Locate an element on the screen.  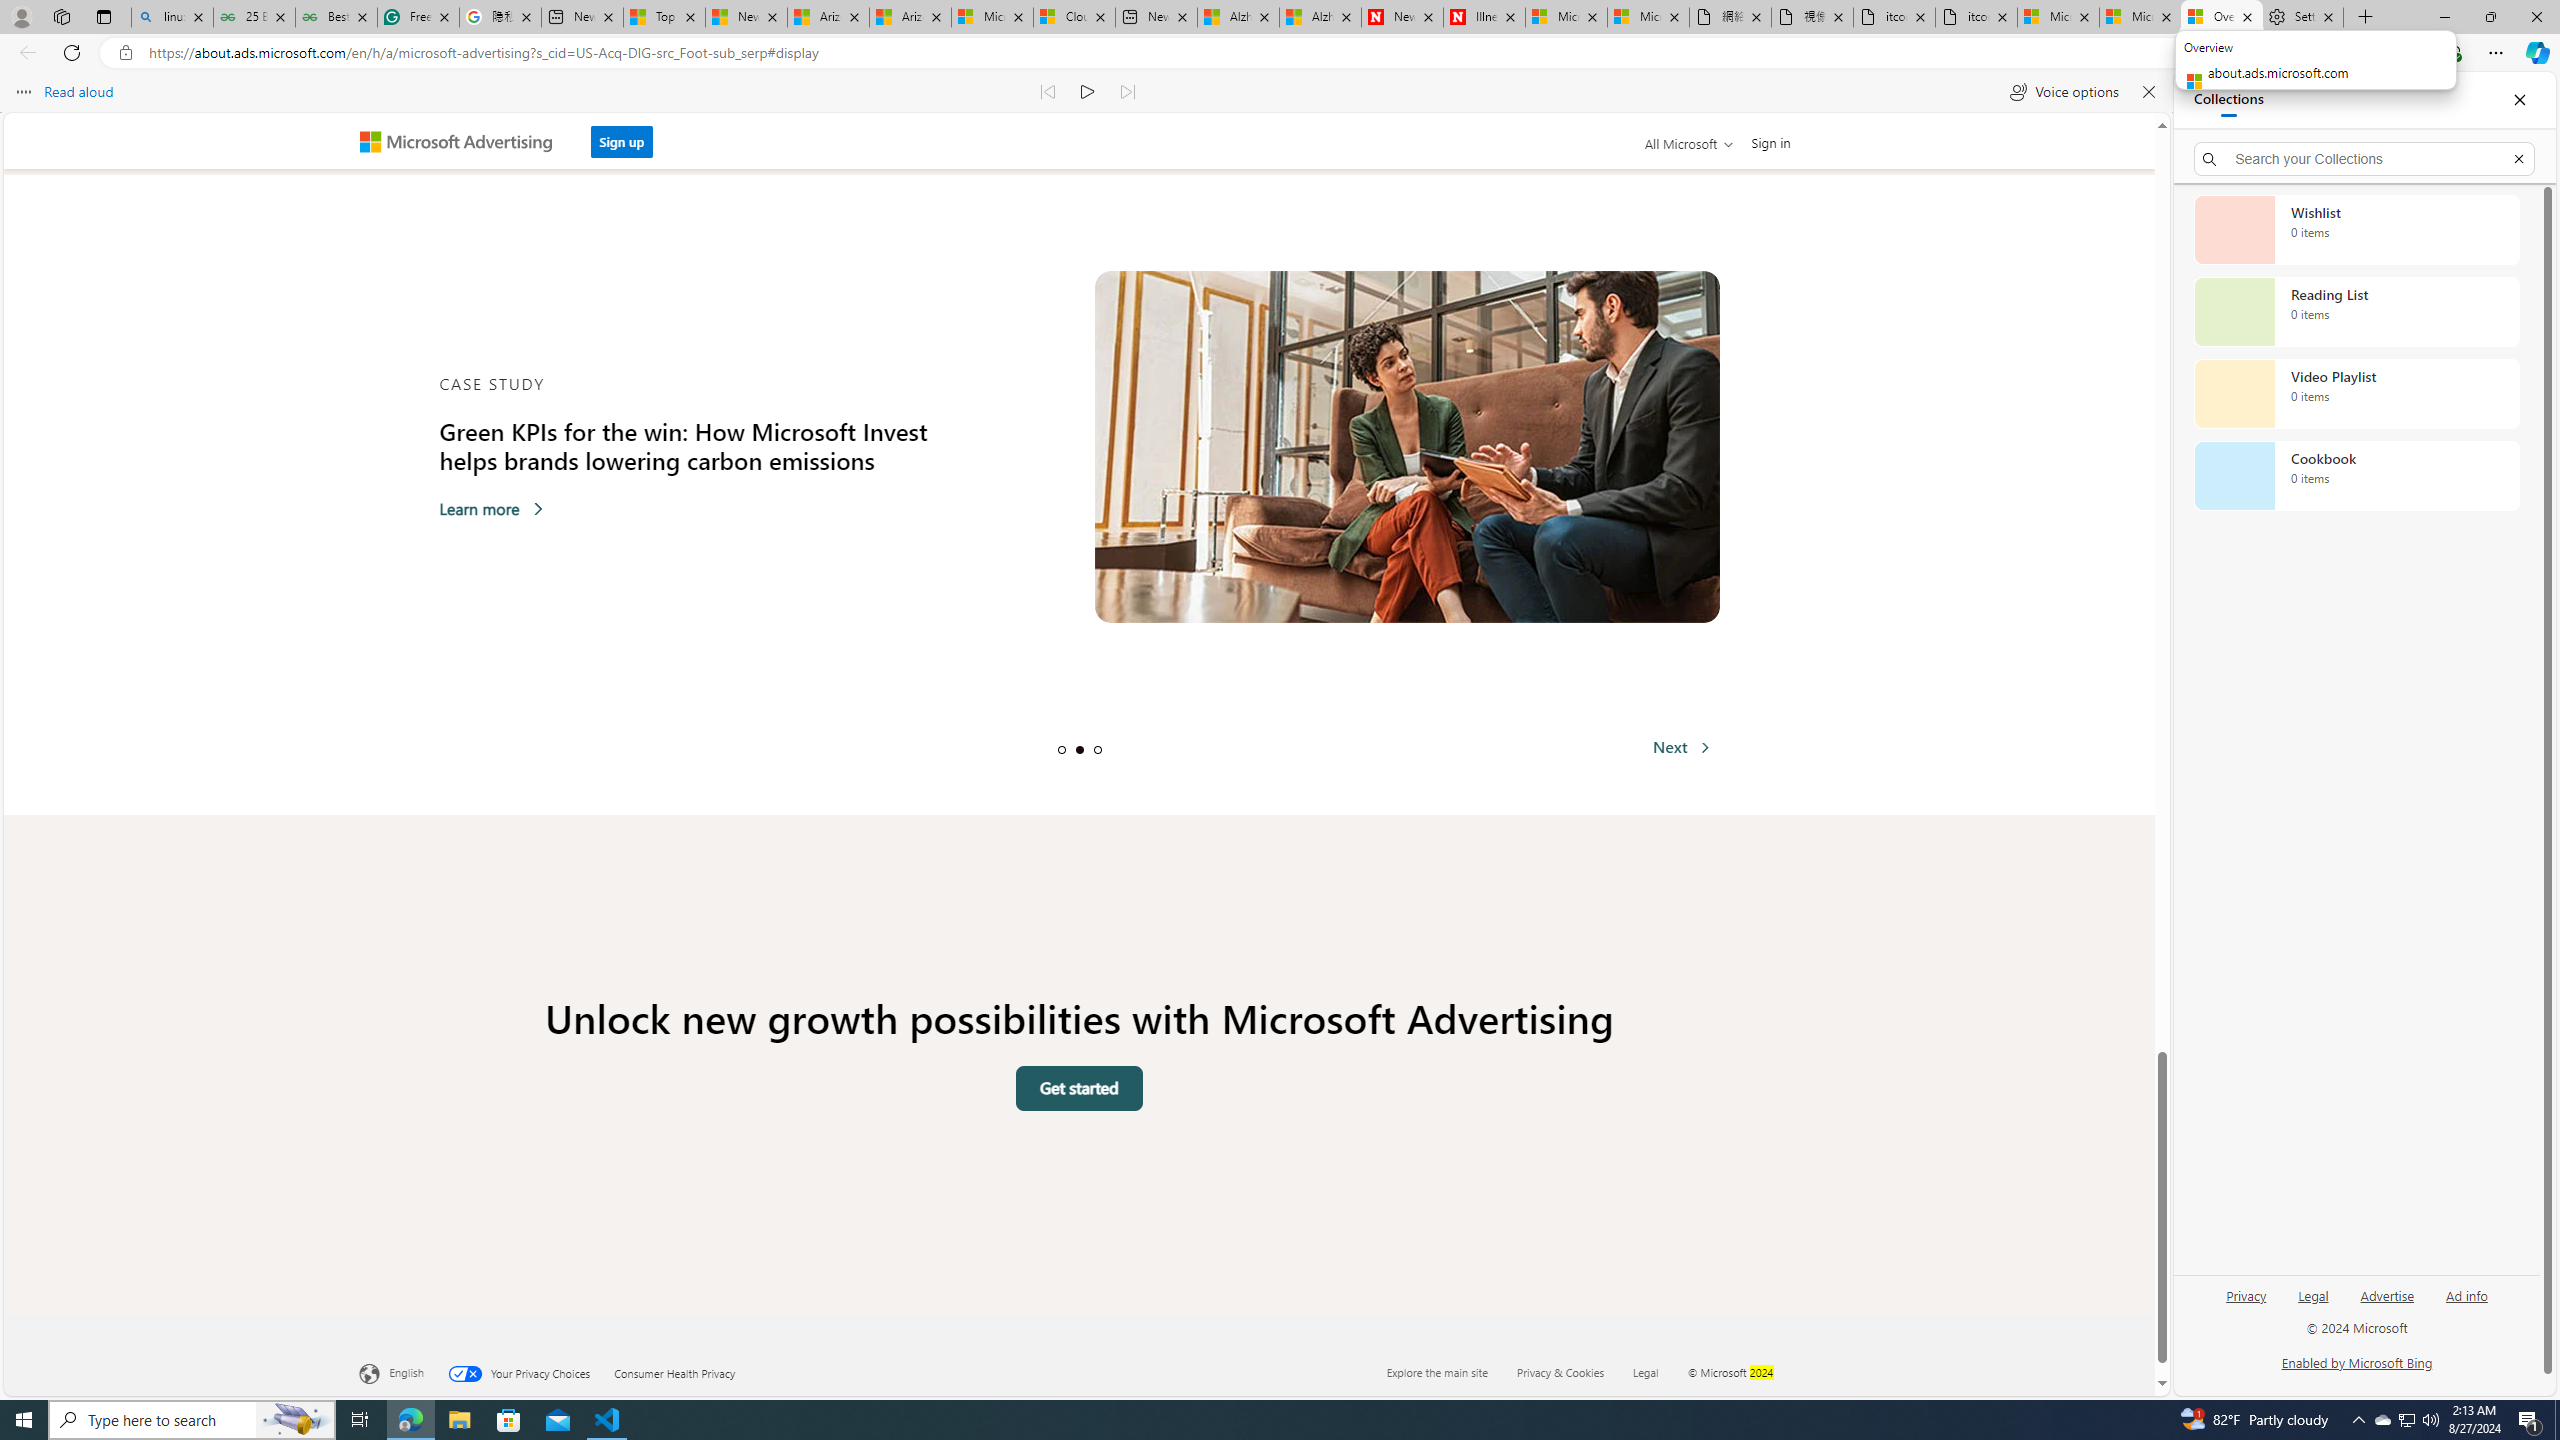
'Best SSL Certificates Provider in India - GeeksforGeeks' is located at coordinates (335, 16).